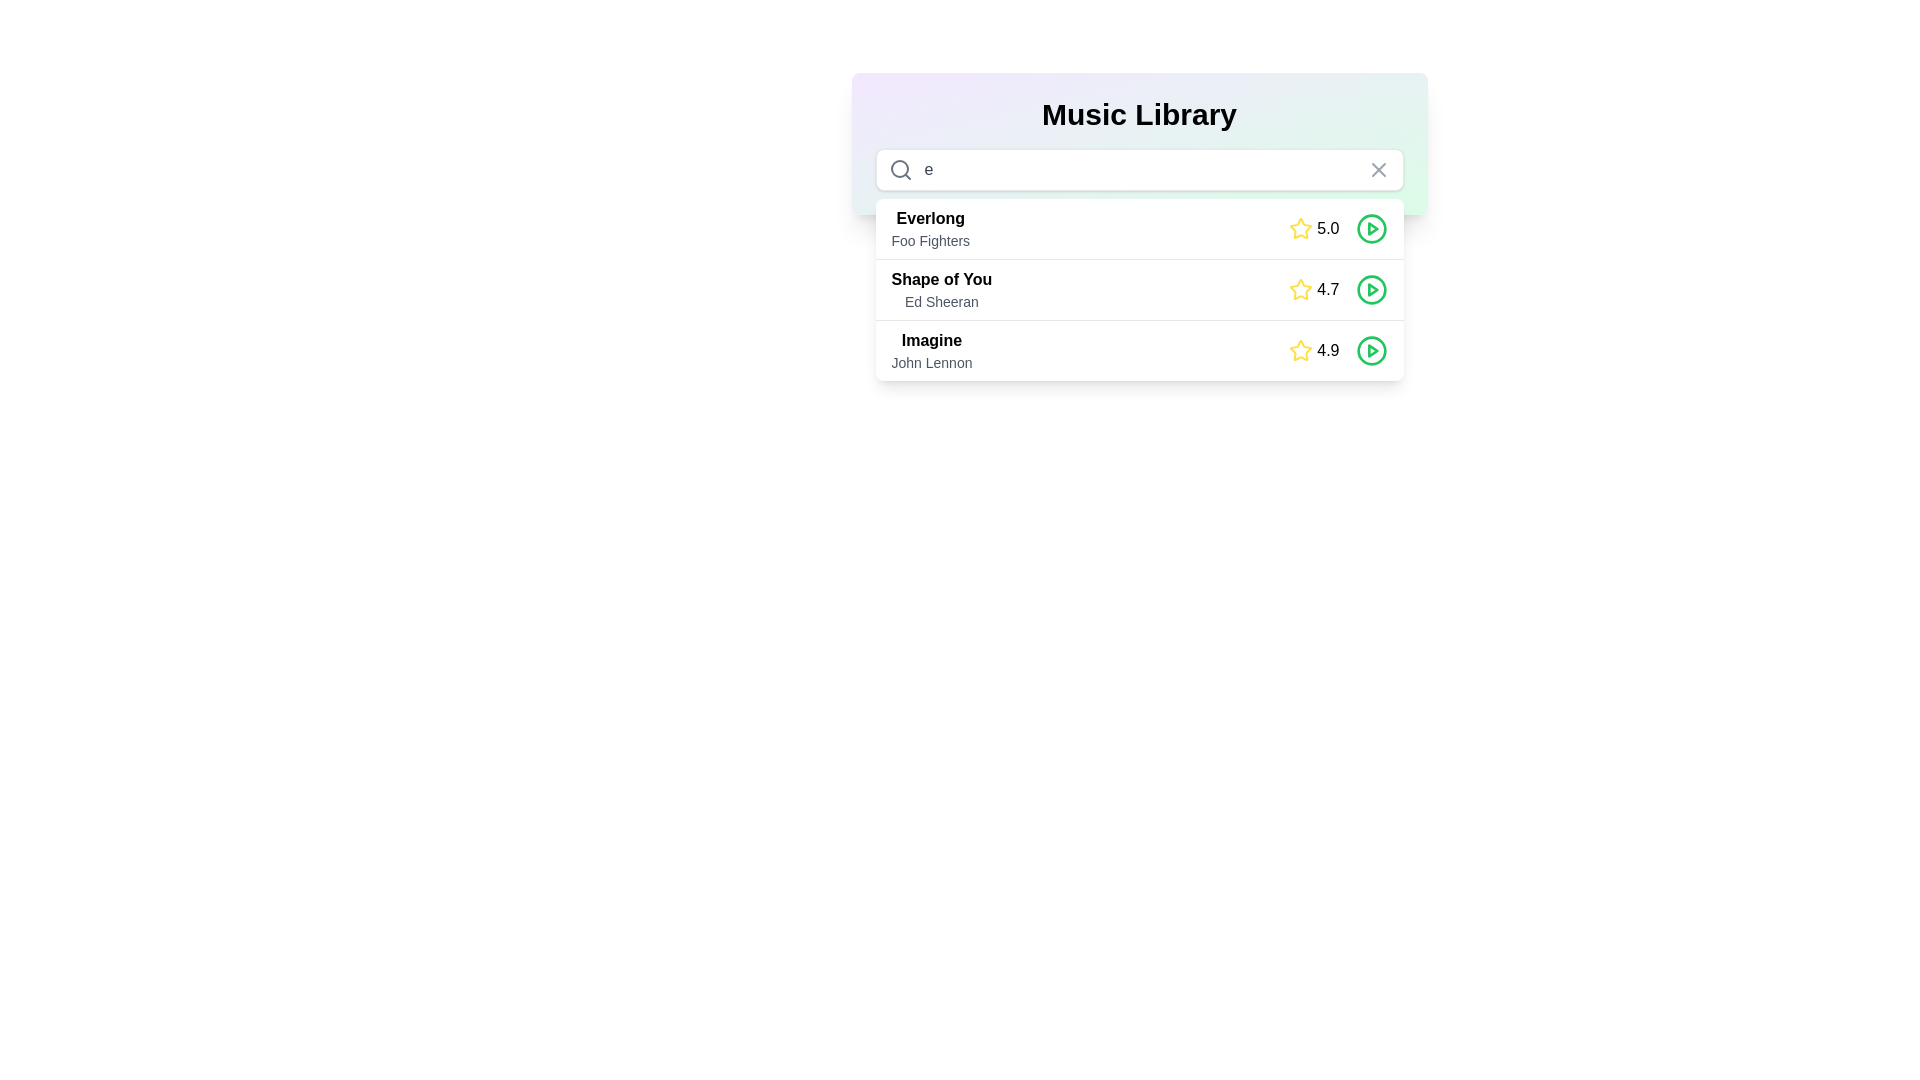 The height and width of the screenshot is (1080, 1920). I want to click on the bright yellow star icon indicating ratings or favorites located in the bottom row of the 'Music Library' table, next to the numeric score '4.9', so click(1301, 349).